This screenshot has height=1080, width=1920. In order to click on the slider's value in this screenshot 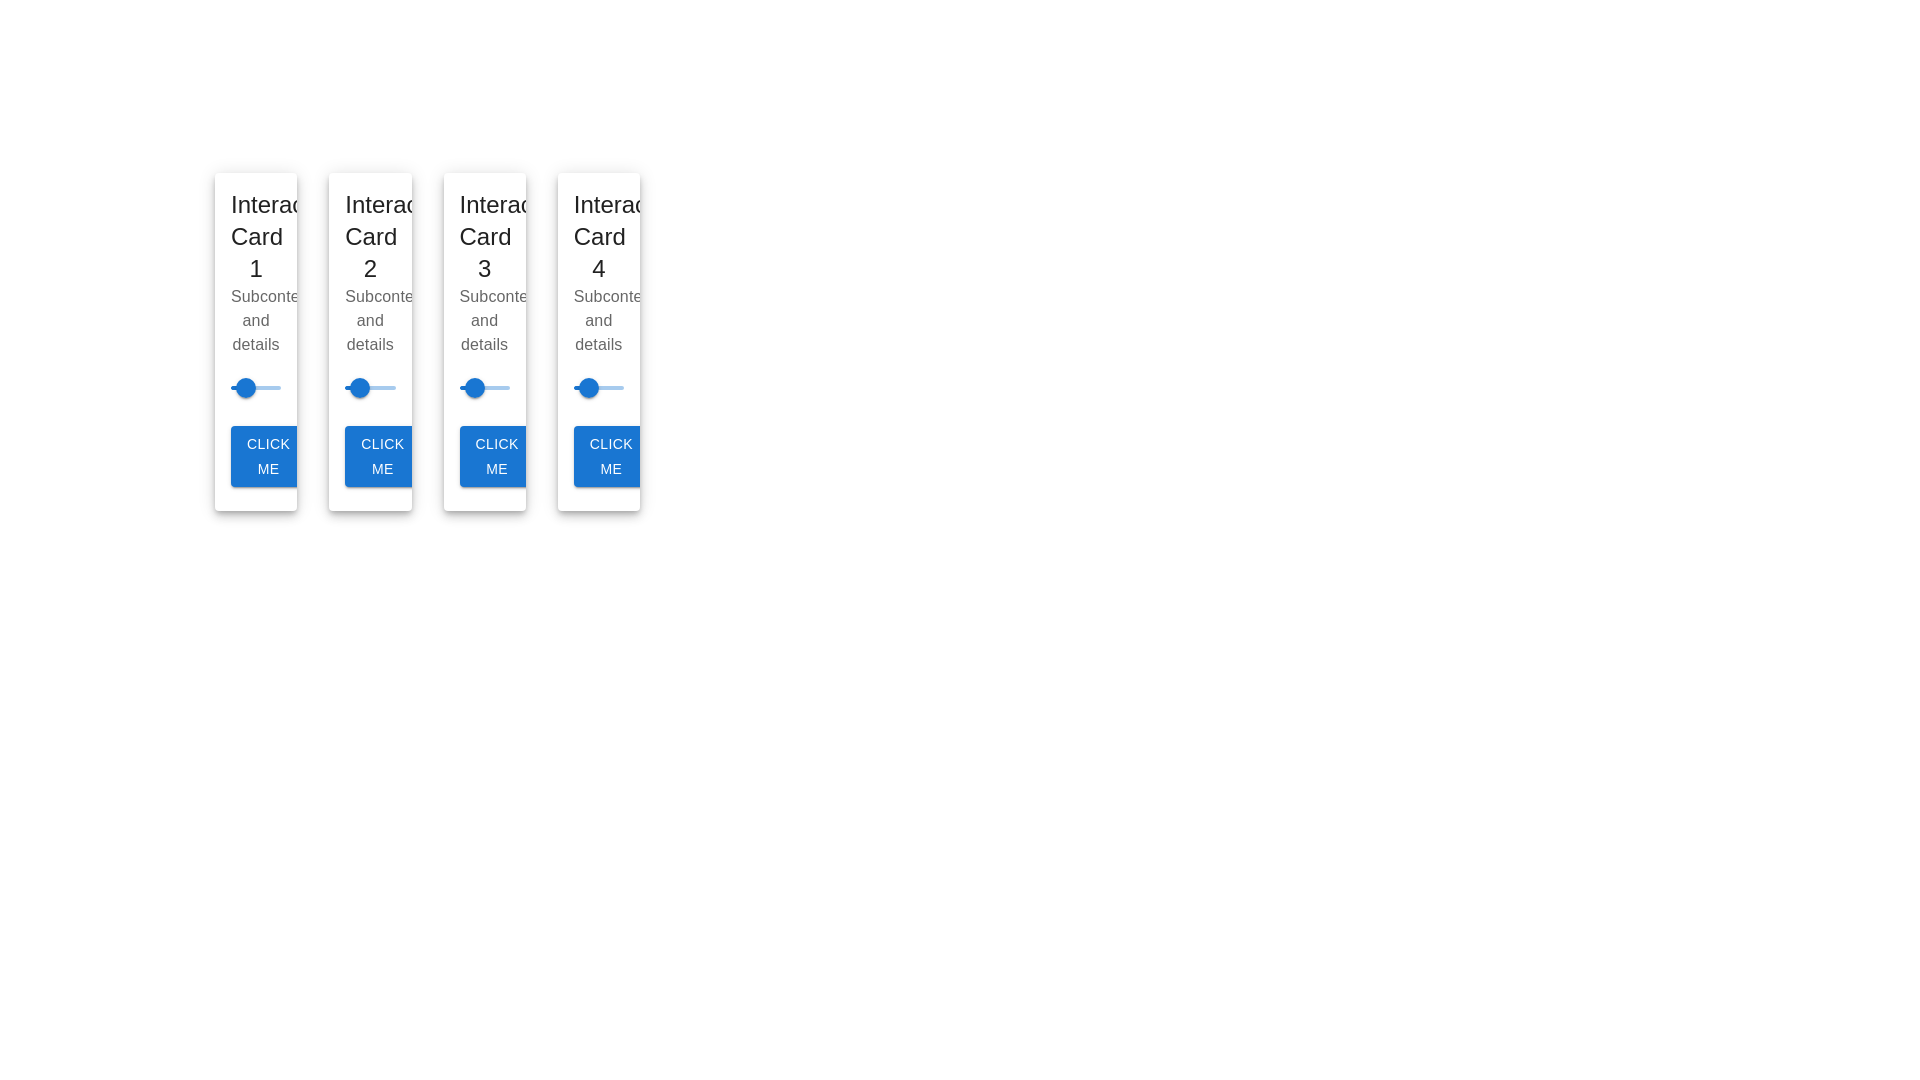, I will do `click(476, 388)`.